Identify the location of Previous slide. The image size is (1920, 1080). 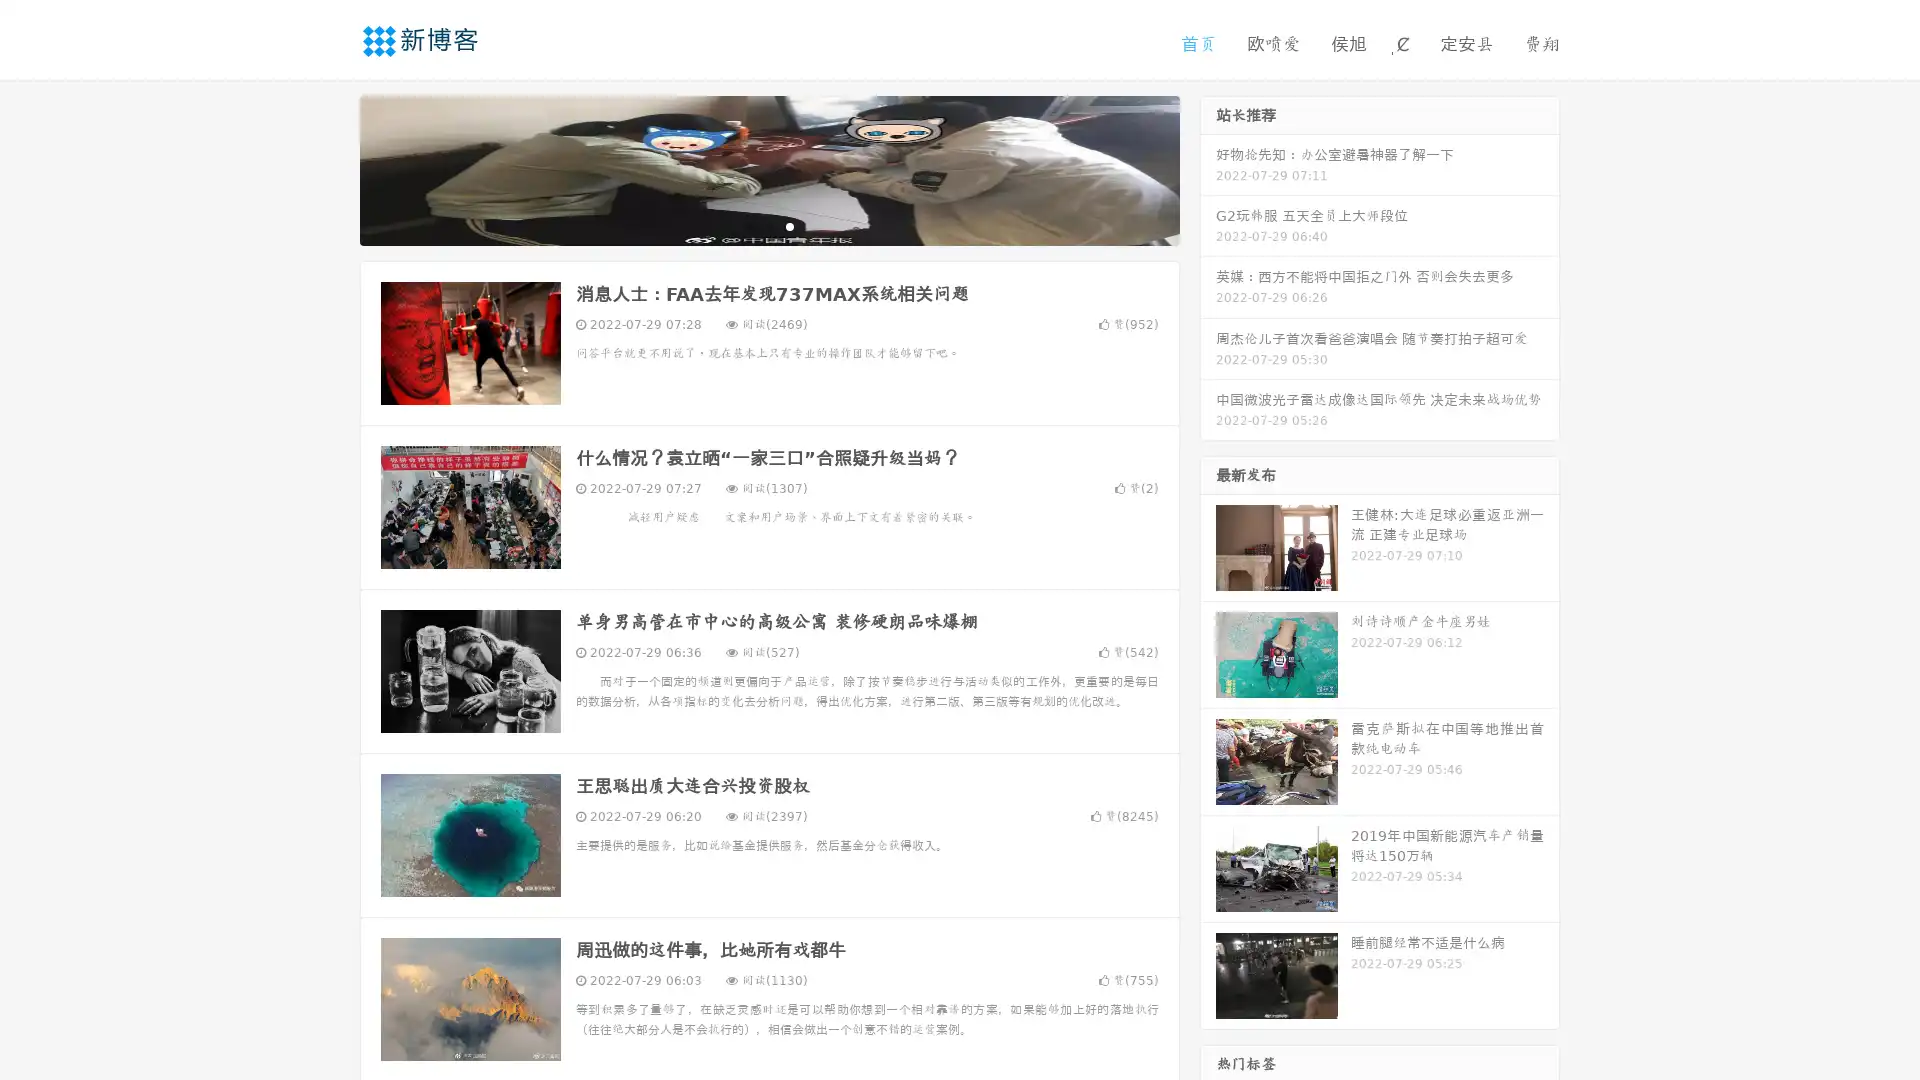
(330, 168).